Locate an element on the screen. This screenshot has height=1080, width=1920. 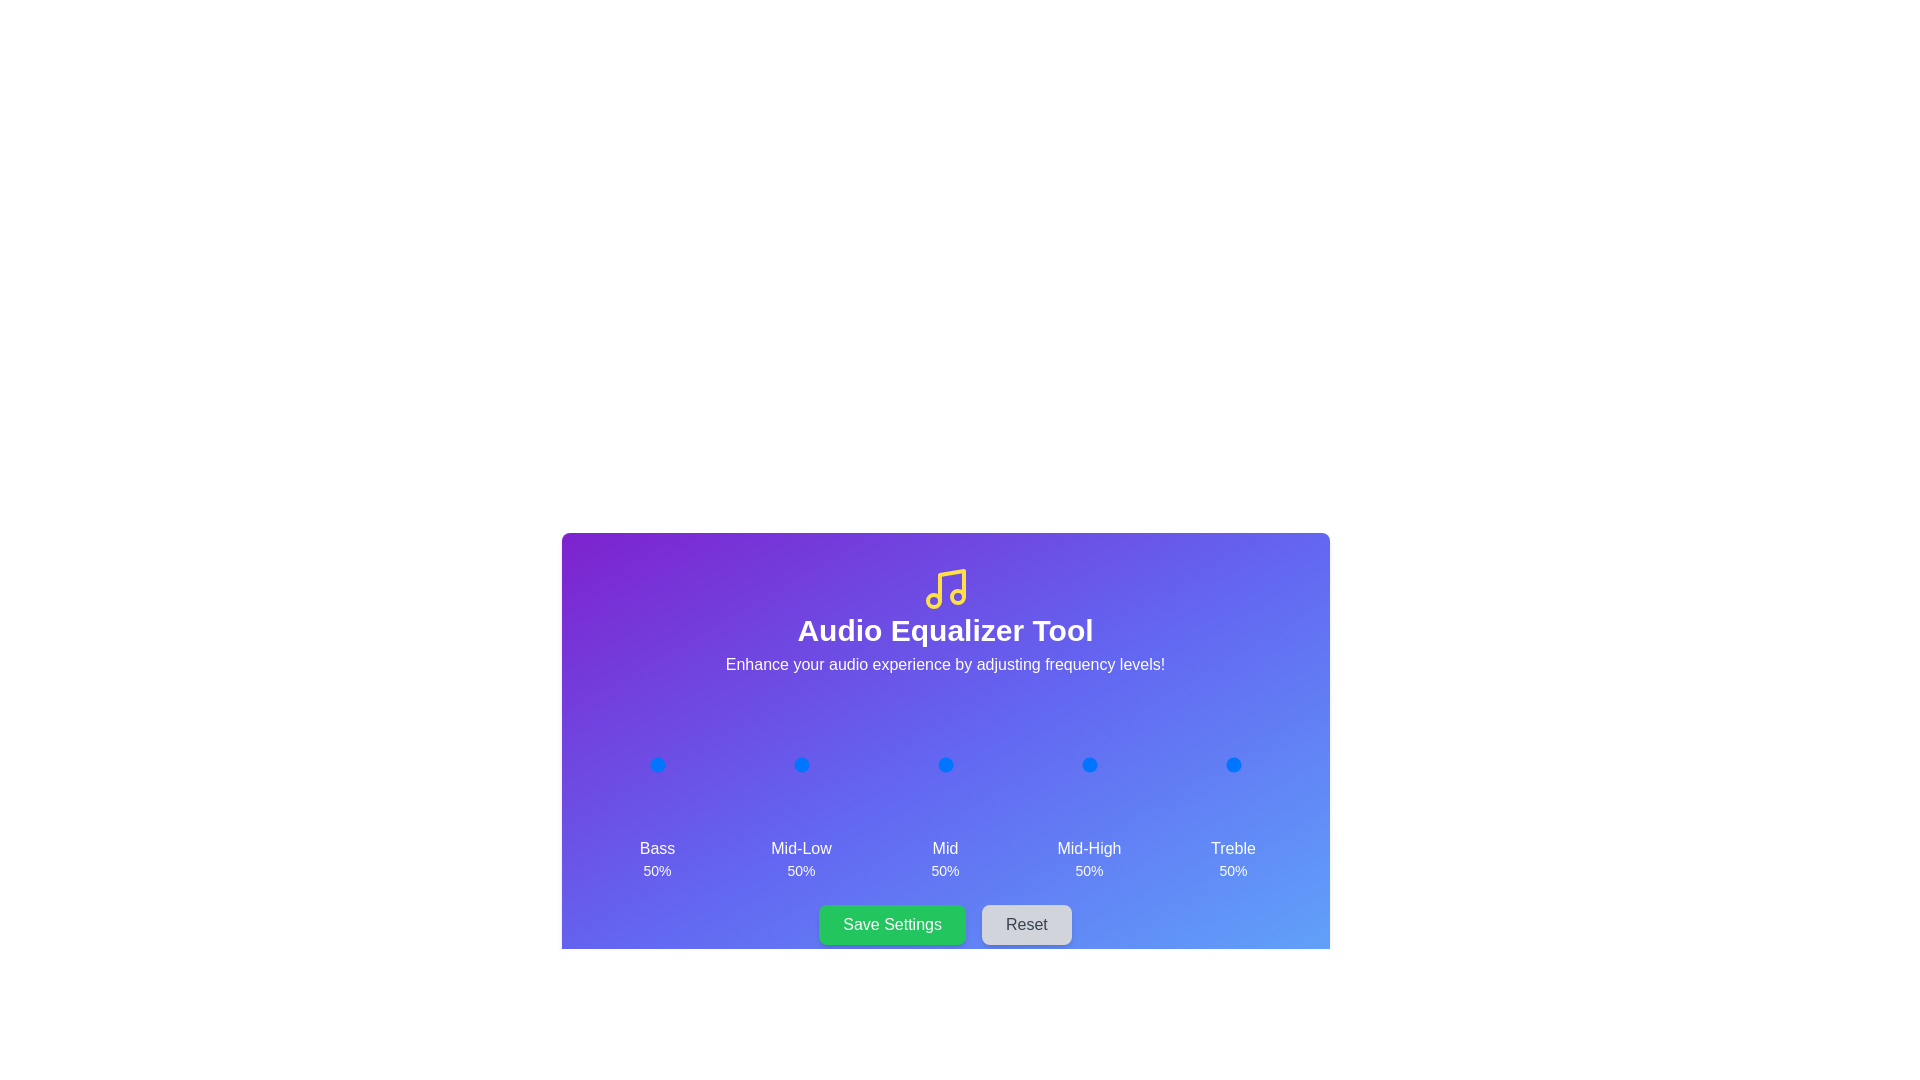
the 0 slider to 79% is located at coordinates (676, 764).